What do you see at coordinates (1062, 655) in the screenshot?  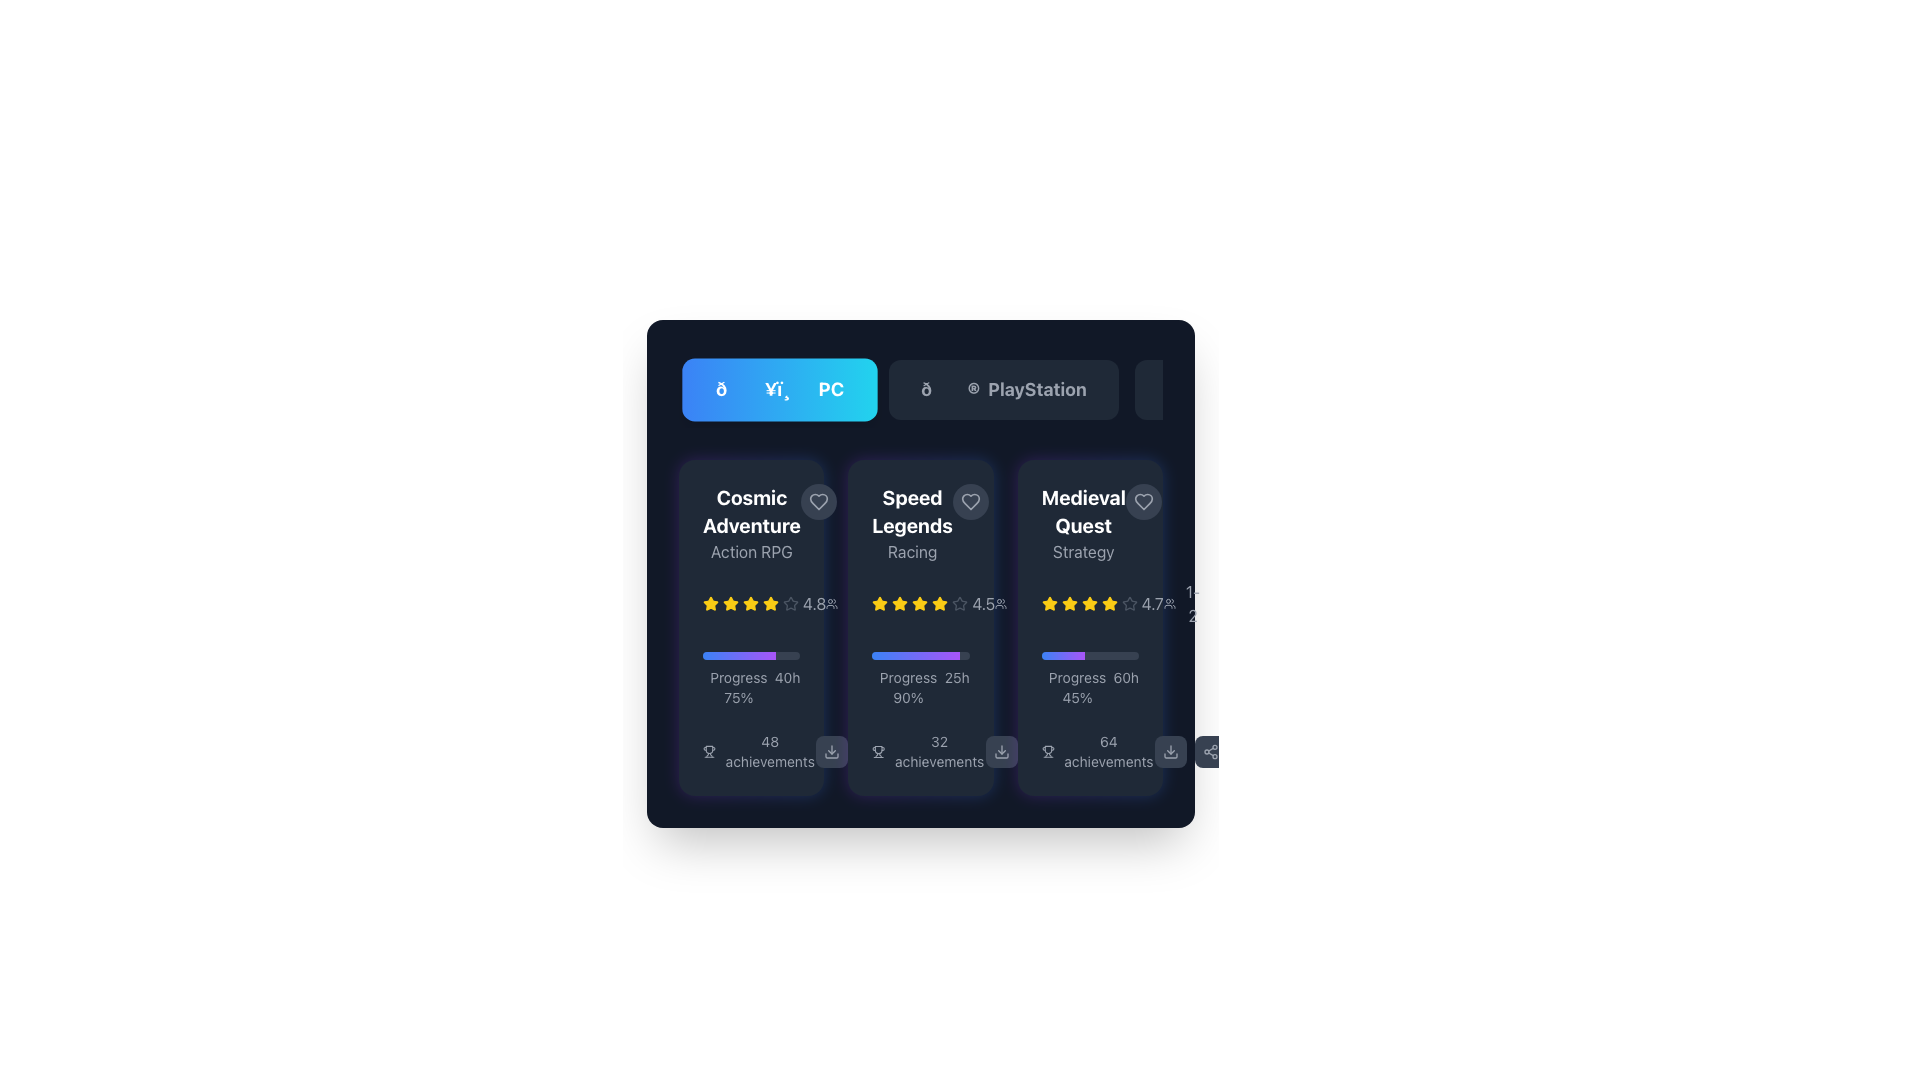 I see `the progress bar segment styled with a gradient from blue to purple within the 'Medieval Quest' game card` at bounding box center [1062, 655].